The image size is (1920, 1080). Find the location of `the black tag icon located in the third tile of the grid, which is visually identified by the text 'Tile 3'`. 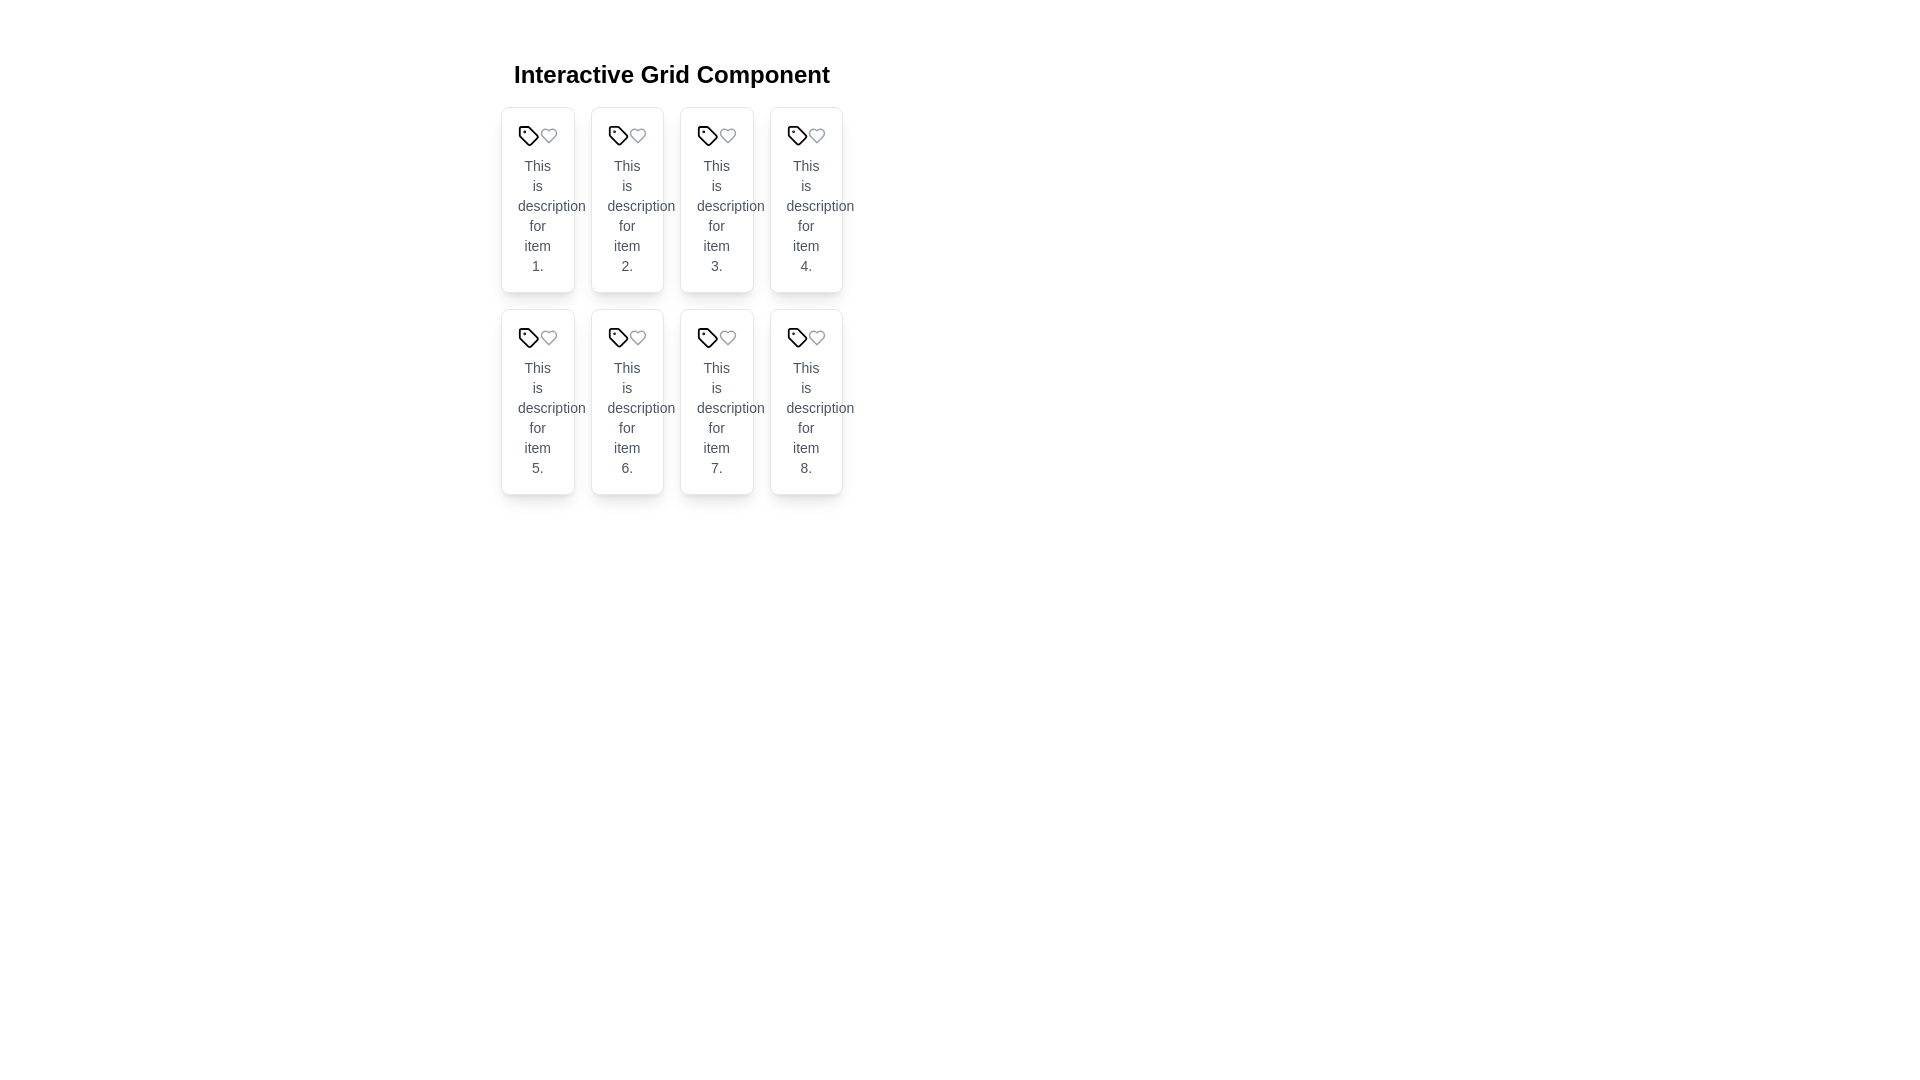

the black tag icon located in the third tile of the grid, which is visually identified by the text 'Tile 3' is located at coordinates (716, 135).